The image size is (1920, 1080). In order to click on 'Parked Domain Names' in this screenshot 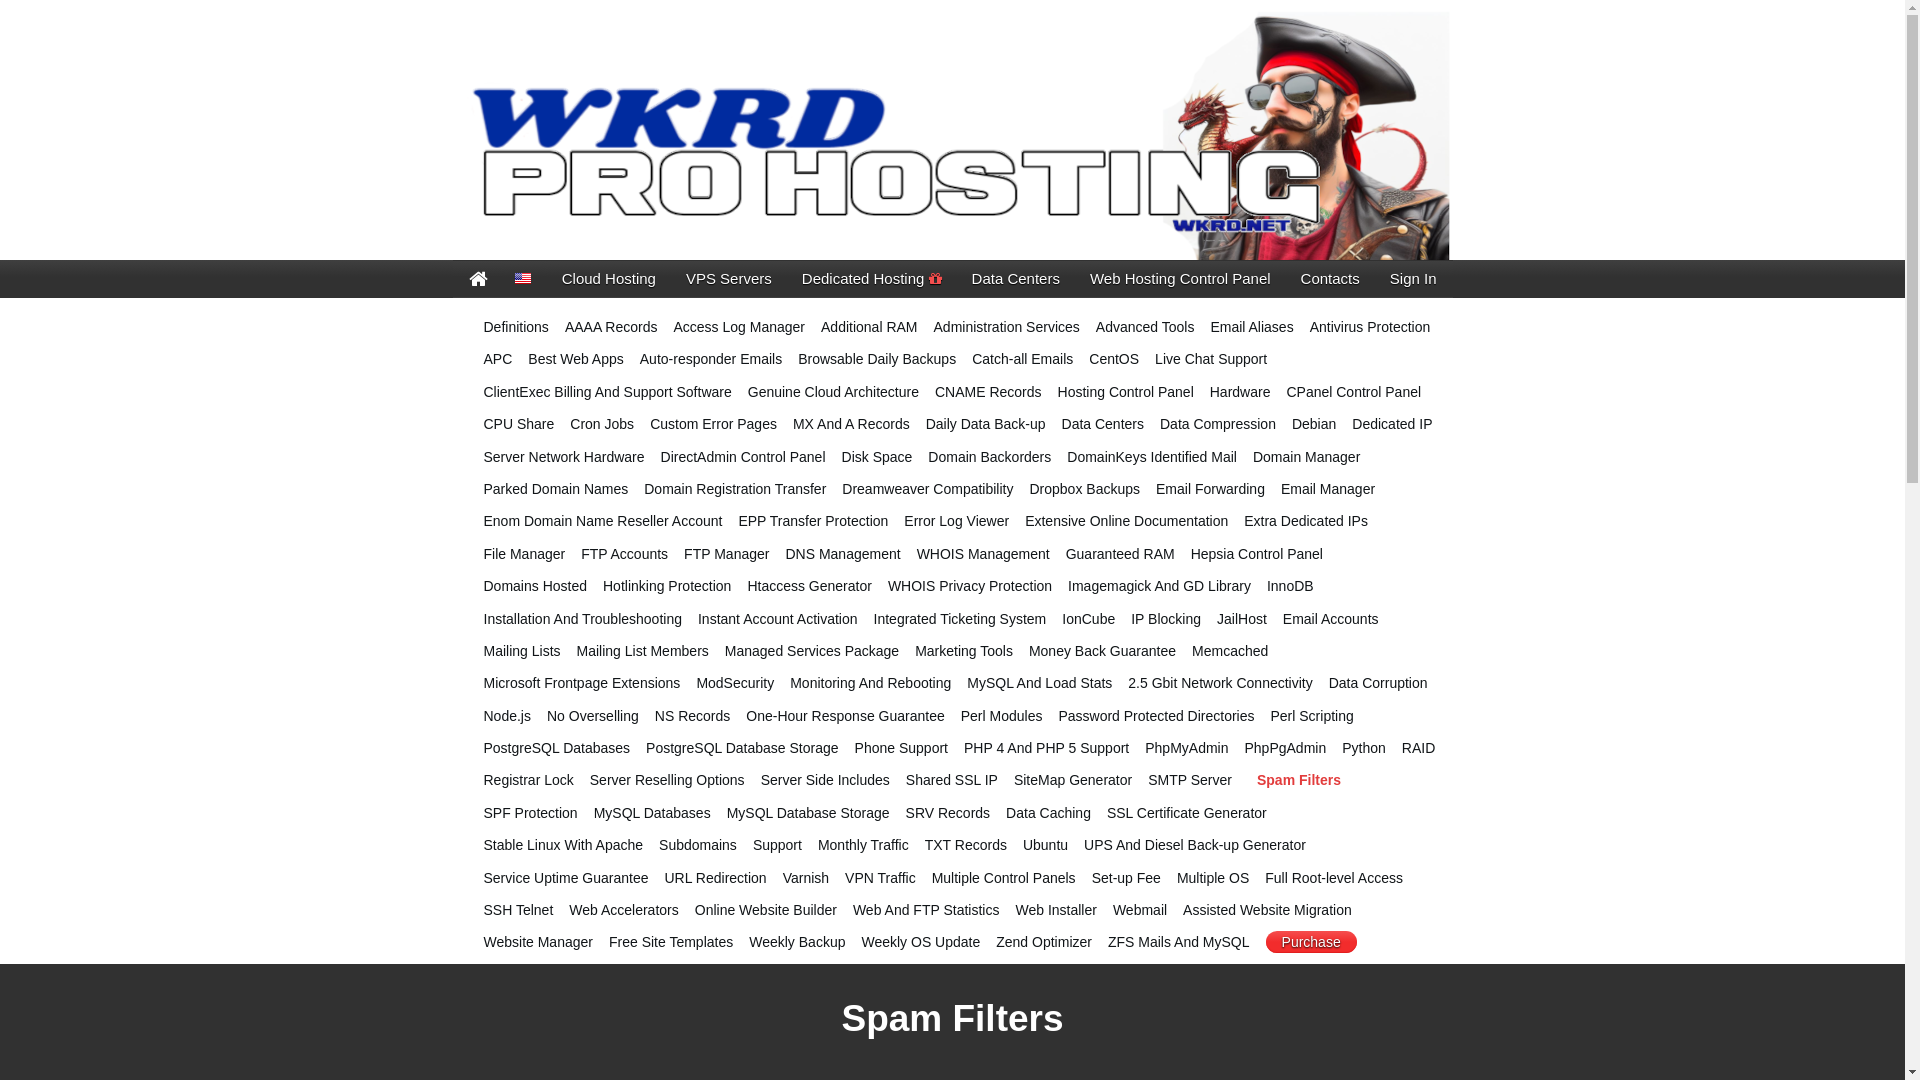, I will do `click(556, 489)`.